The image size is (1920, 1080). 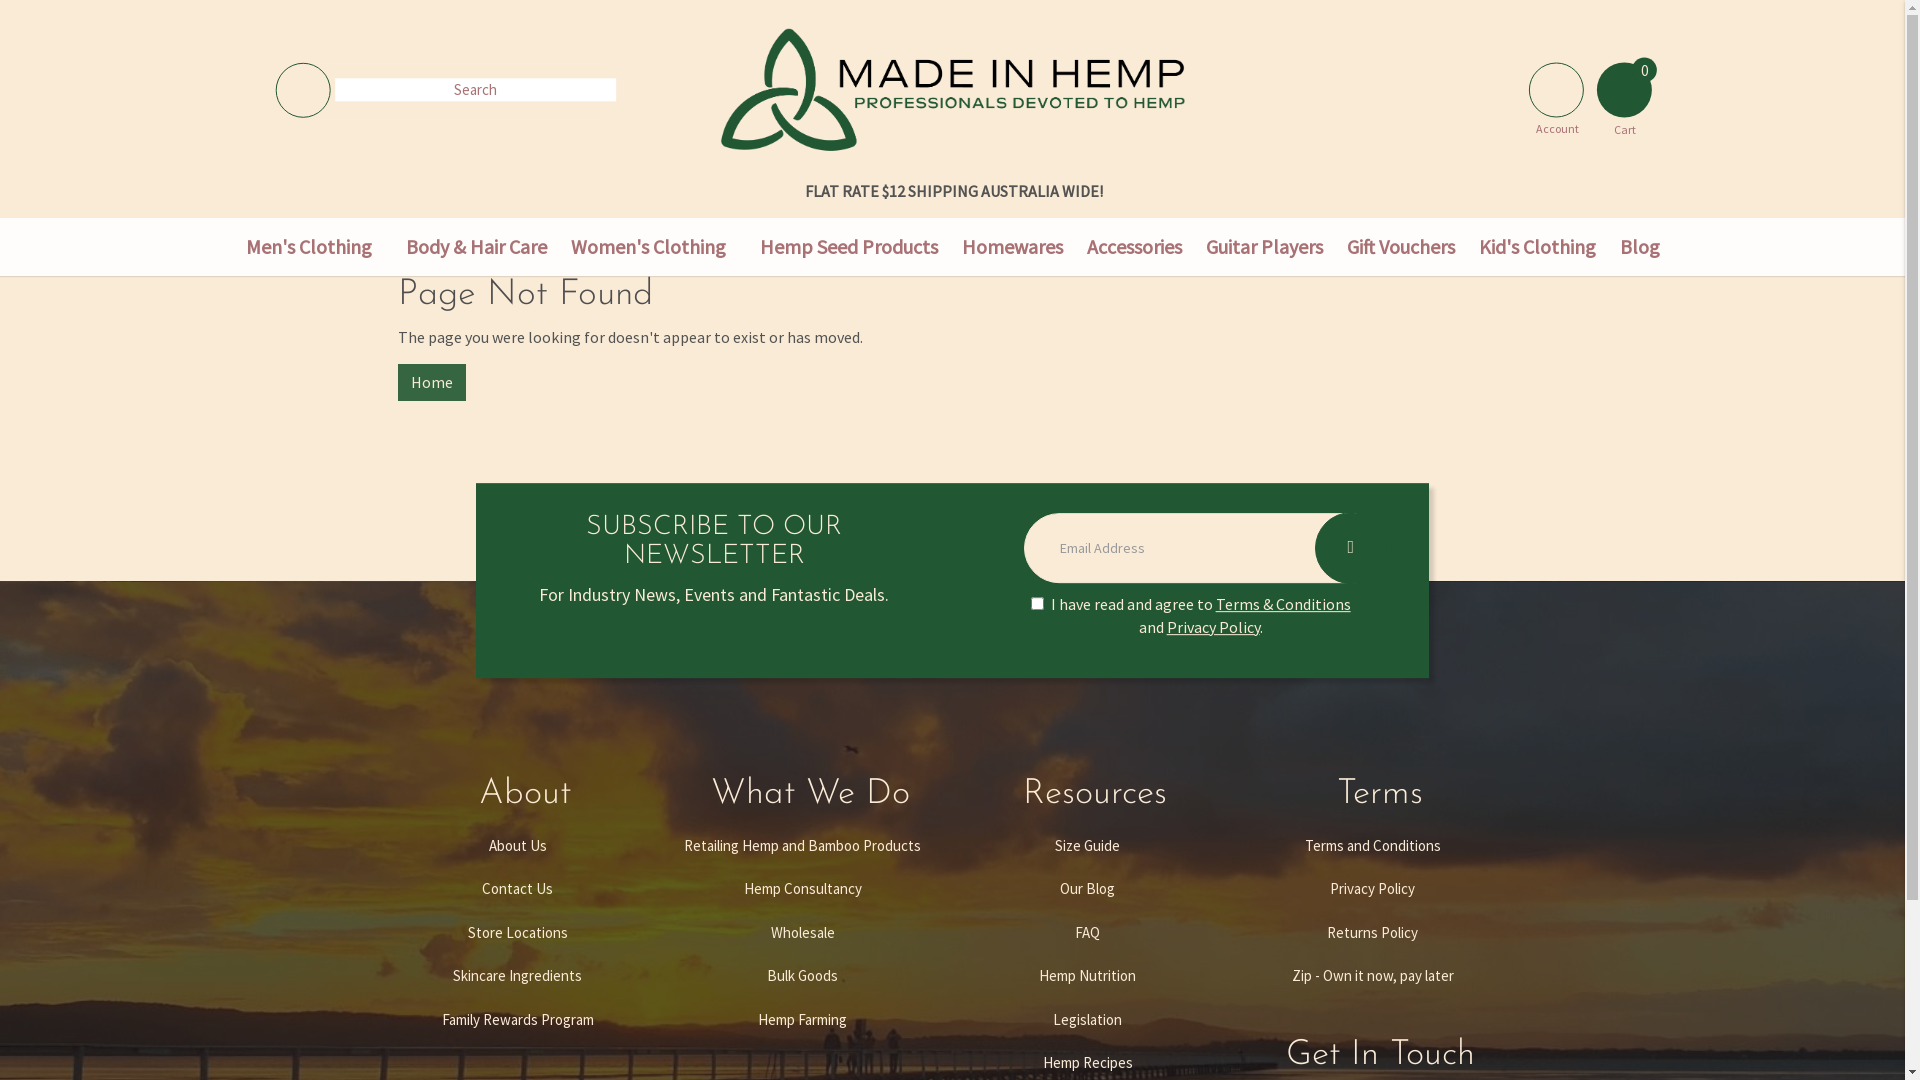 I want to click on 'Home', so click(x=431, y=382).